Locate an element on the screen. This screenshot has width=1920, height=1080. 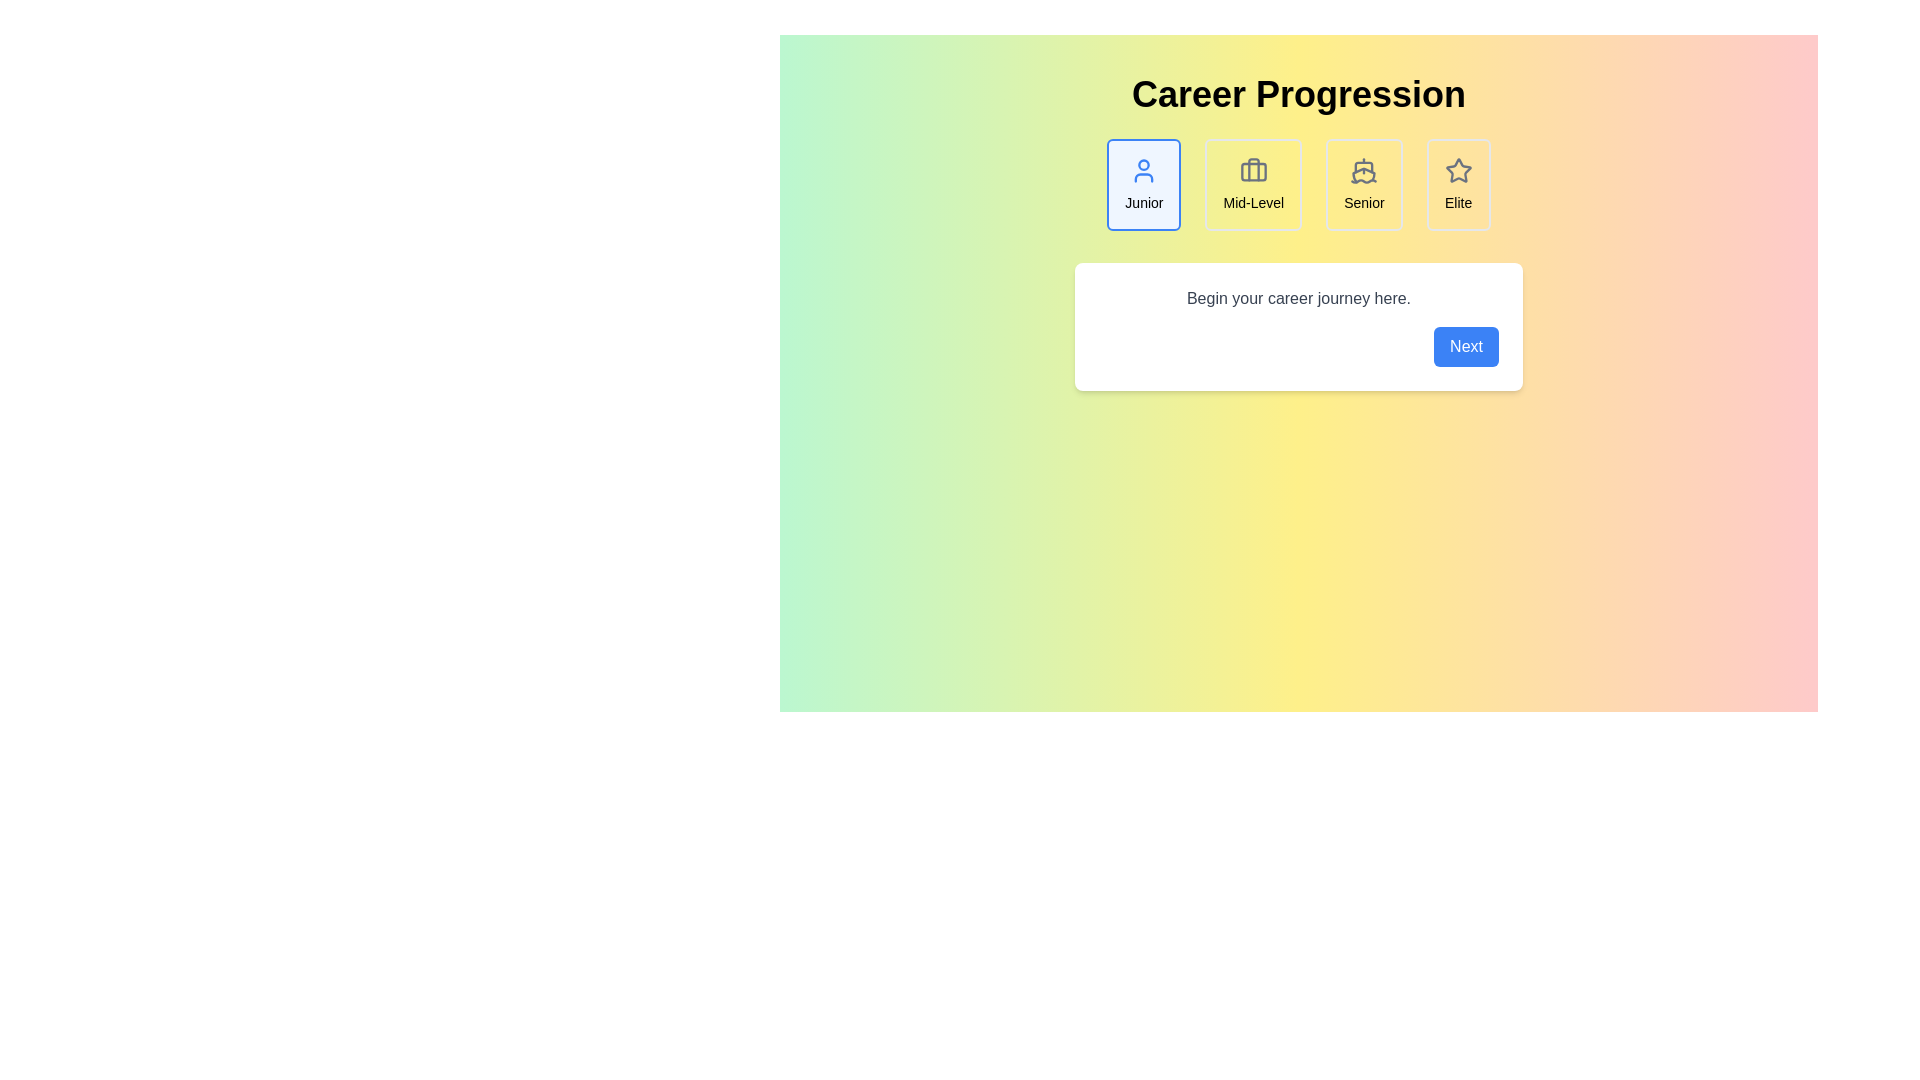
the Senior career step to view its details is located at coordinates (1362, 185).